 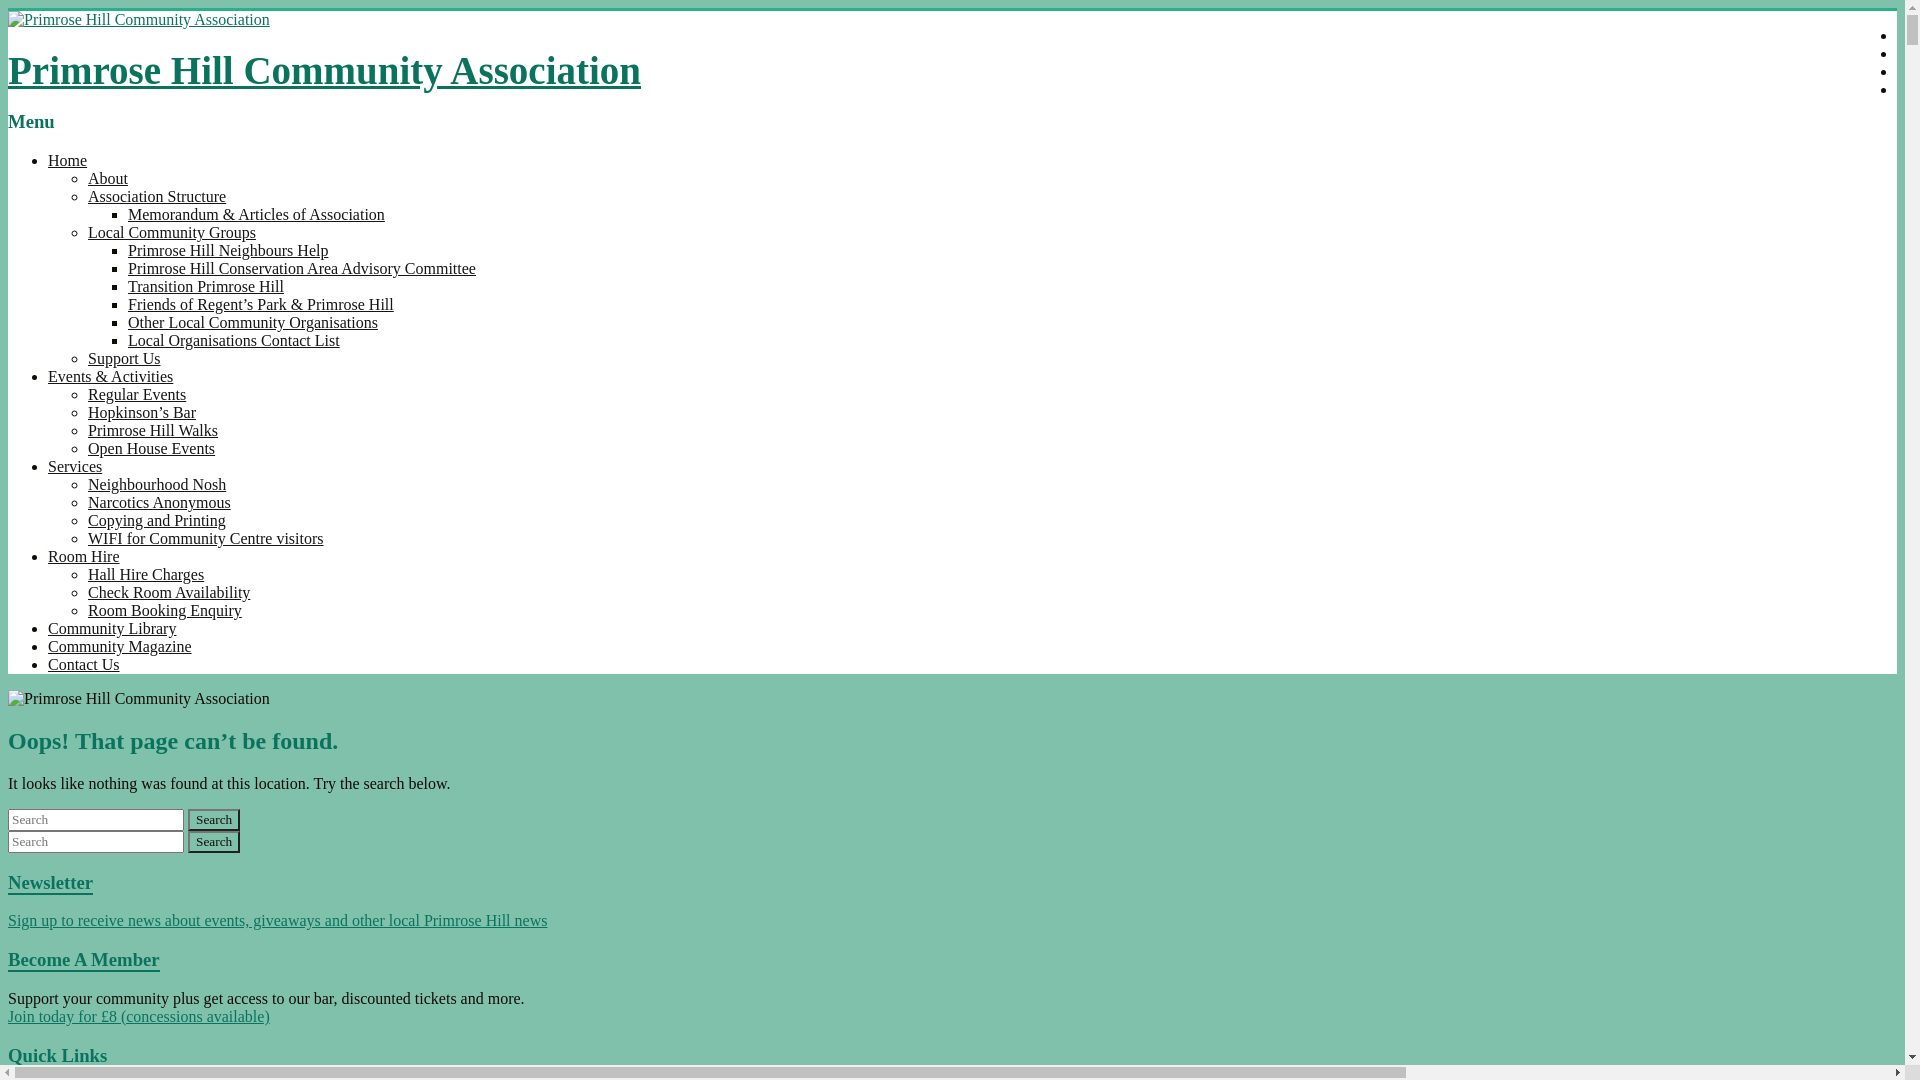 I want to click on 'Association Structure', so click(x=156, y=196).